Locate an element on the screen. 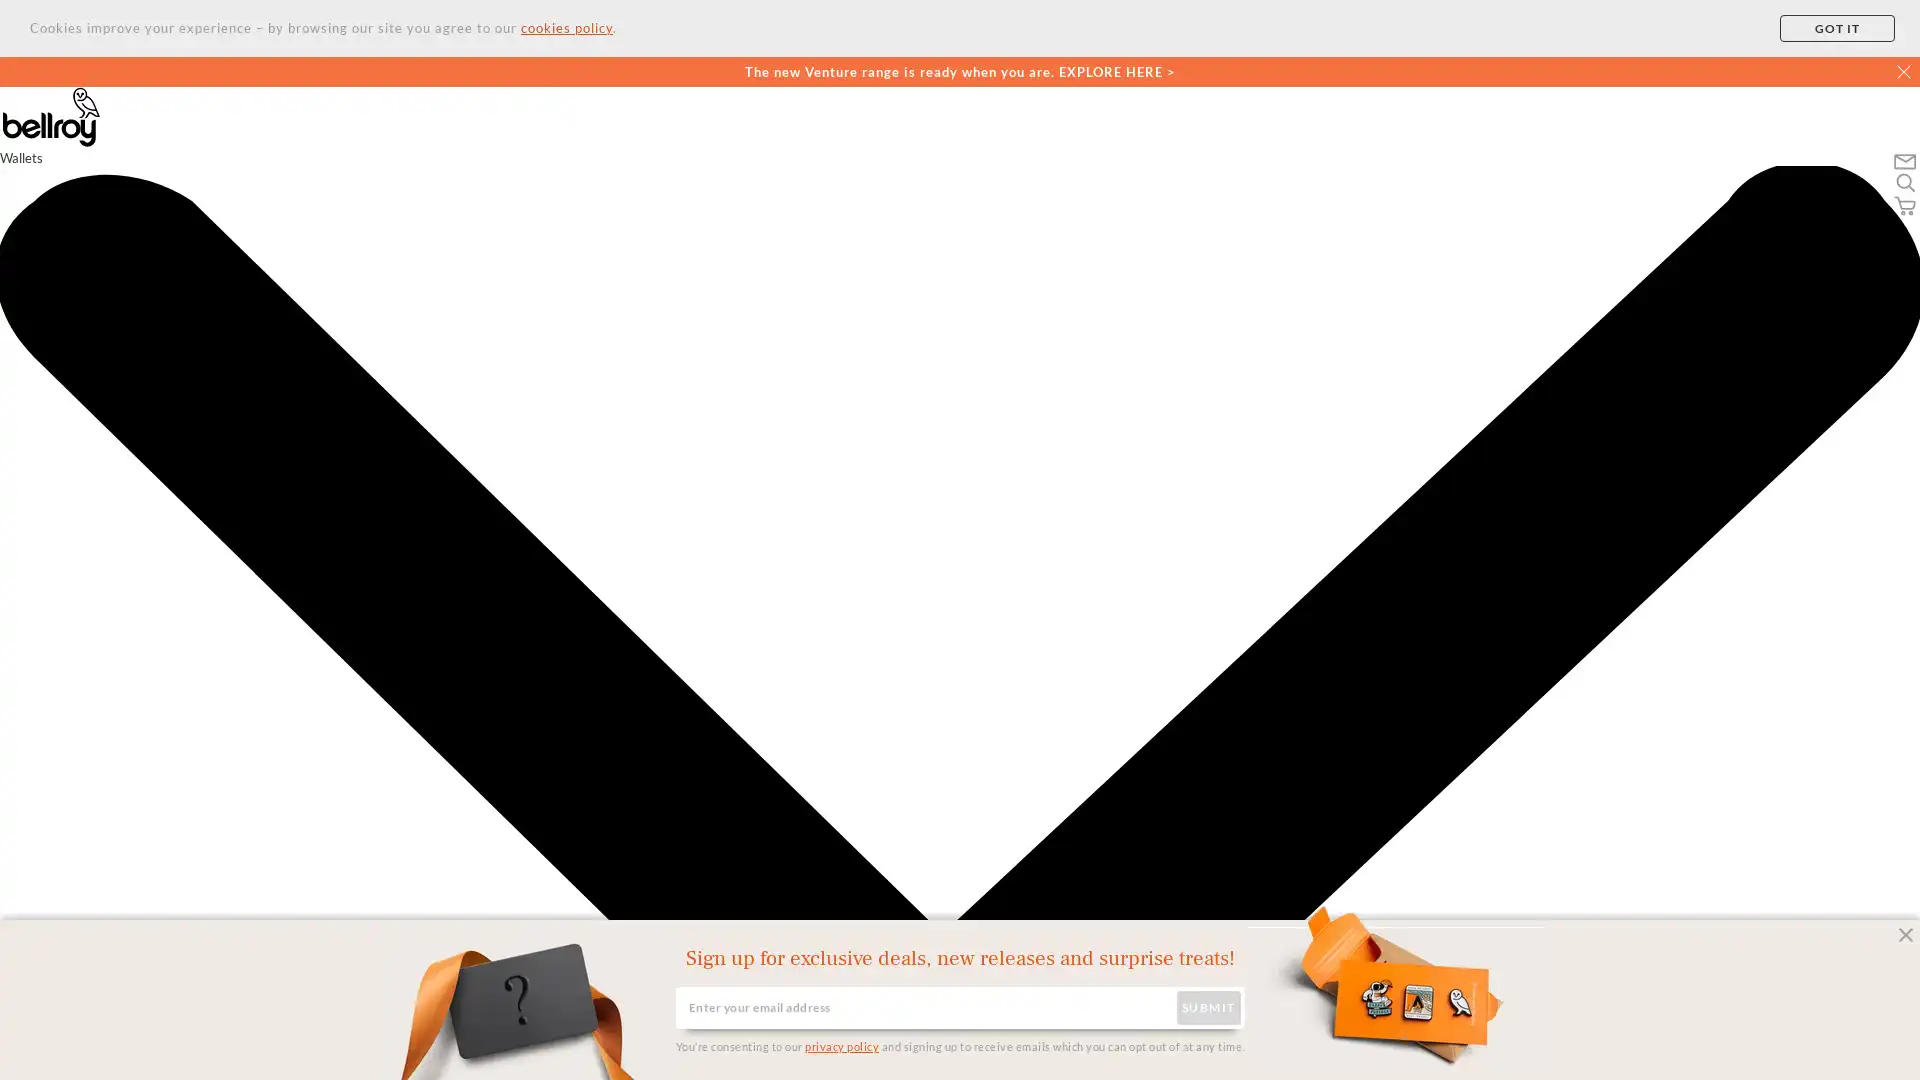  SUBMIT is located at coordinates (1207, 1007).